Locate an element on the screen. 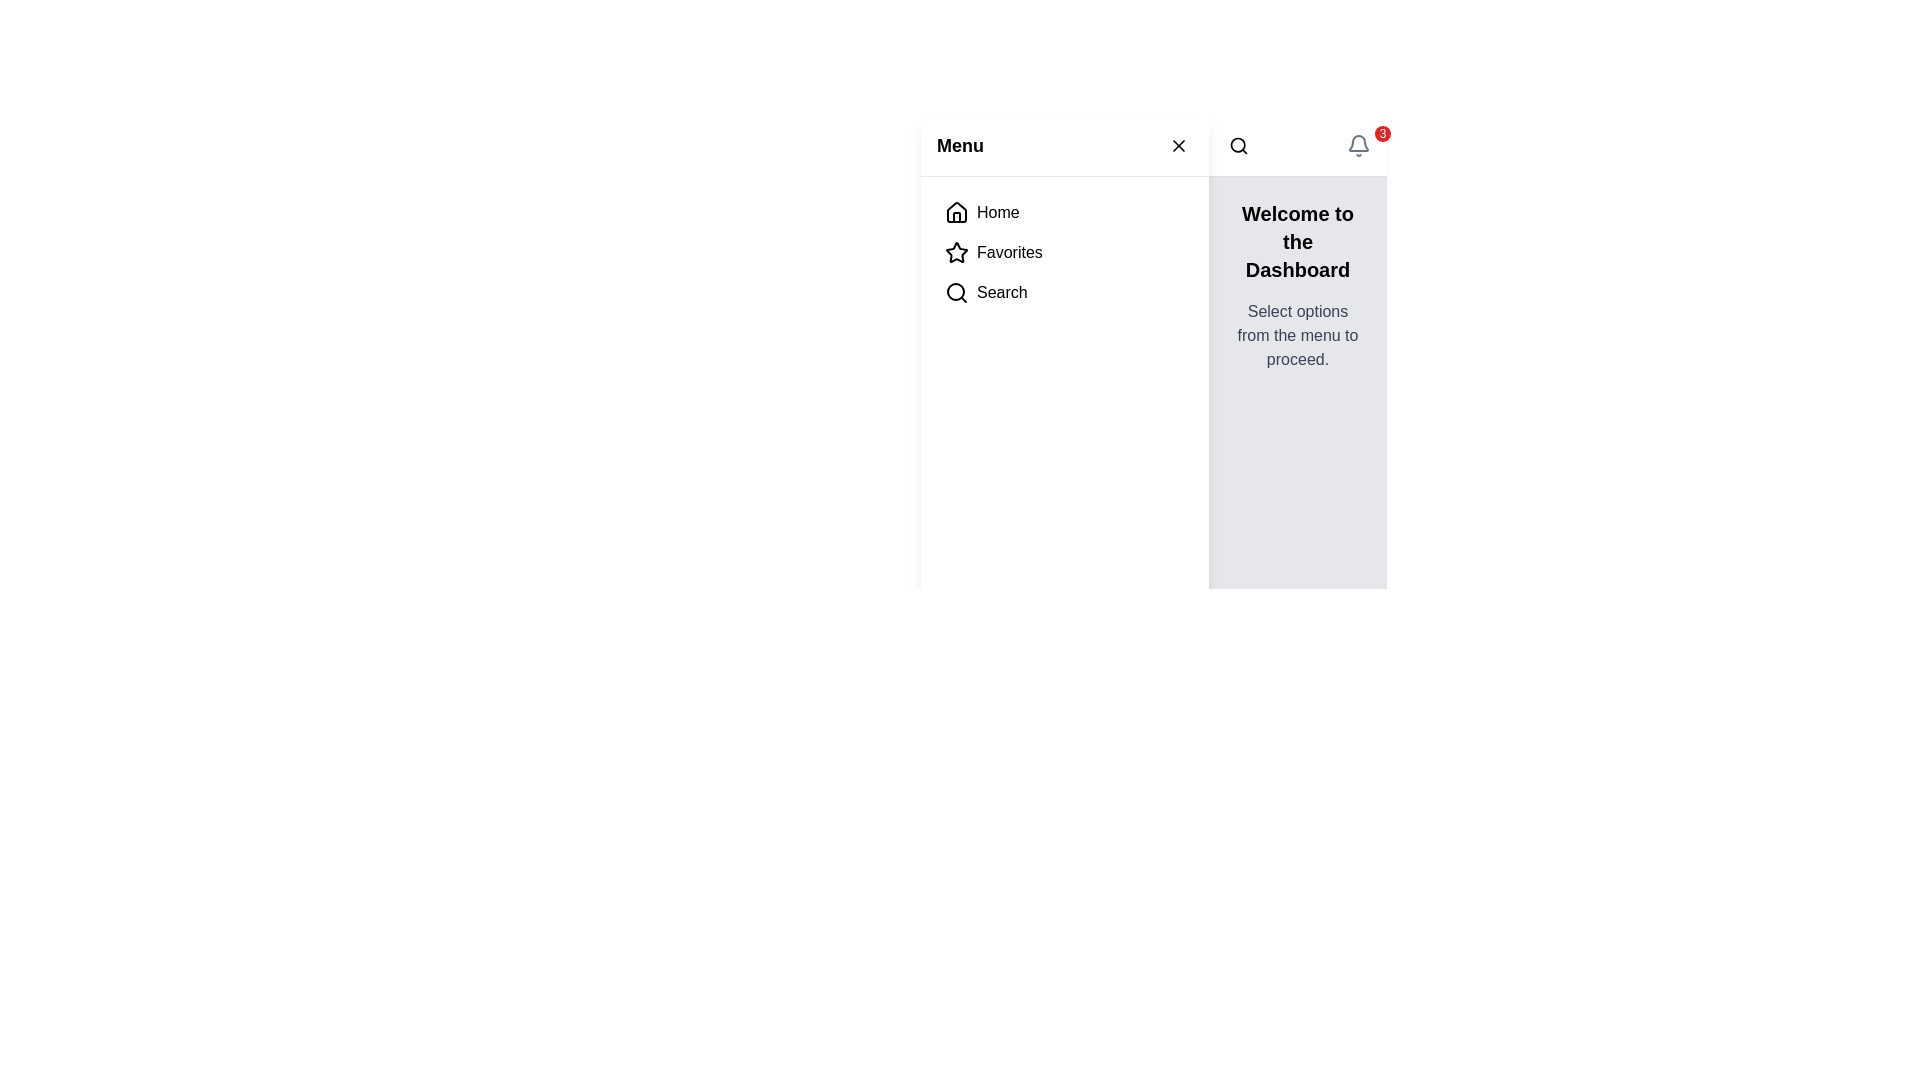  the search button located in the top navigation bar, positioned to the right of the menu label and to the left of the bell icon, to trigger any potential visual effects is located at coordinates (1237, 145).